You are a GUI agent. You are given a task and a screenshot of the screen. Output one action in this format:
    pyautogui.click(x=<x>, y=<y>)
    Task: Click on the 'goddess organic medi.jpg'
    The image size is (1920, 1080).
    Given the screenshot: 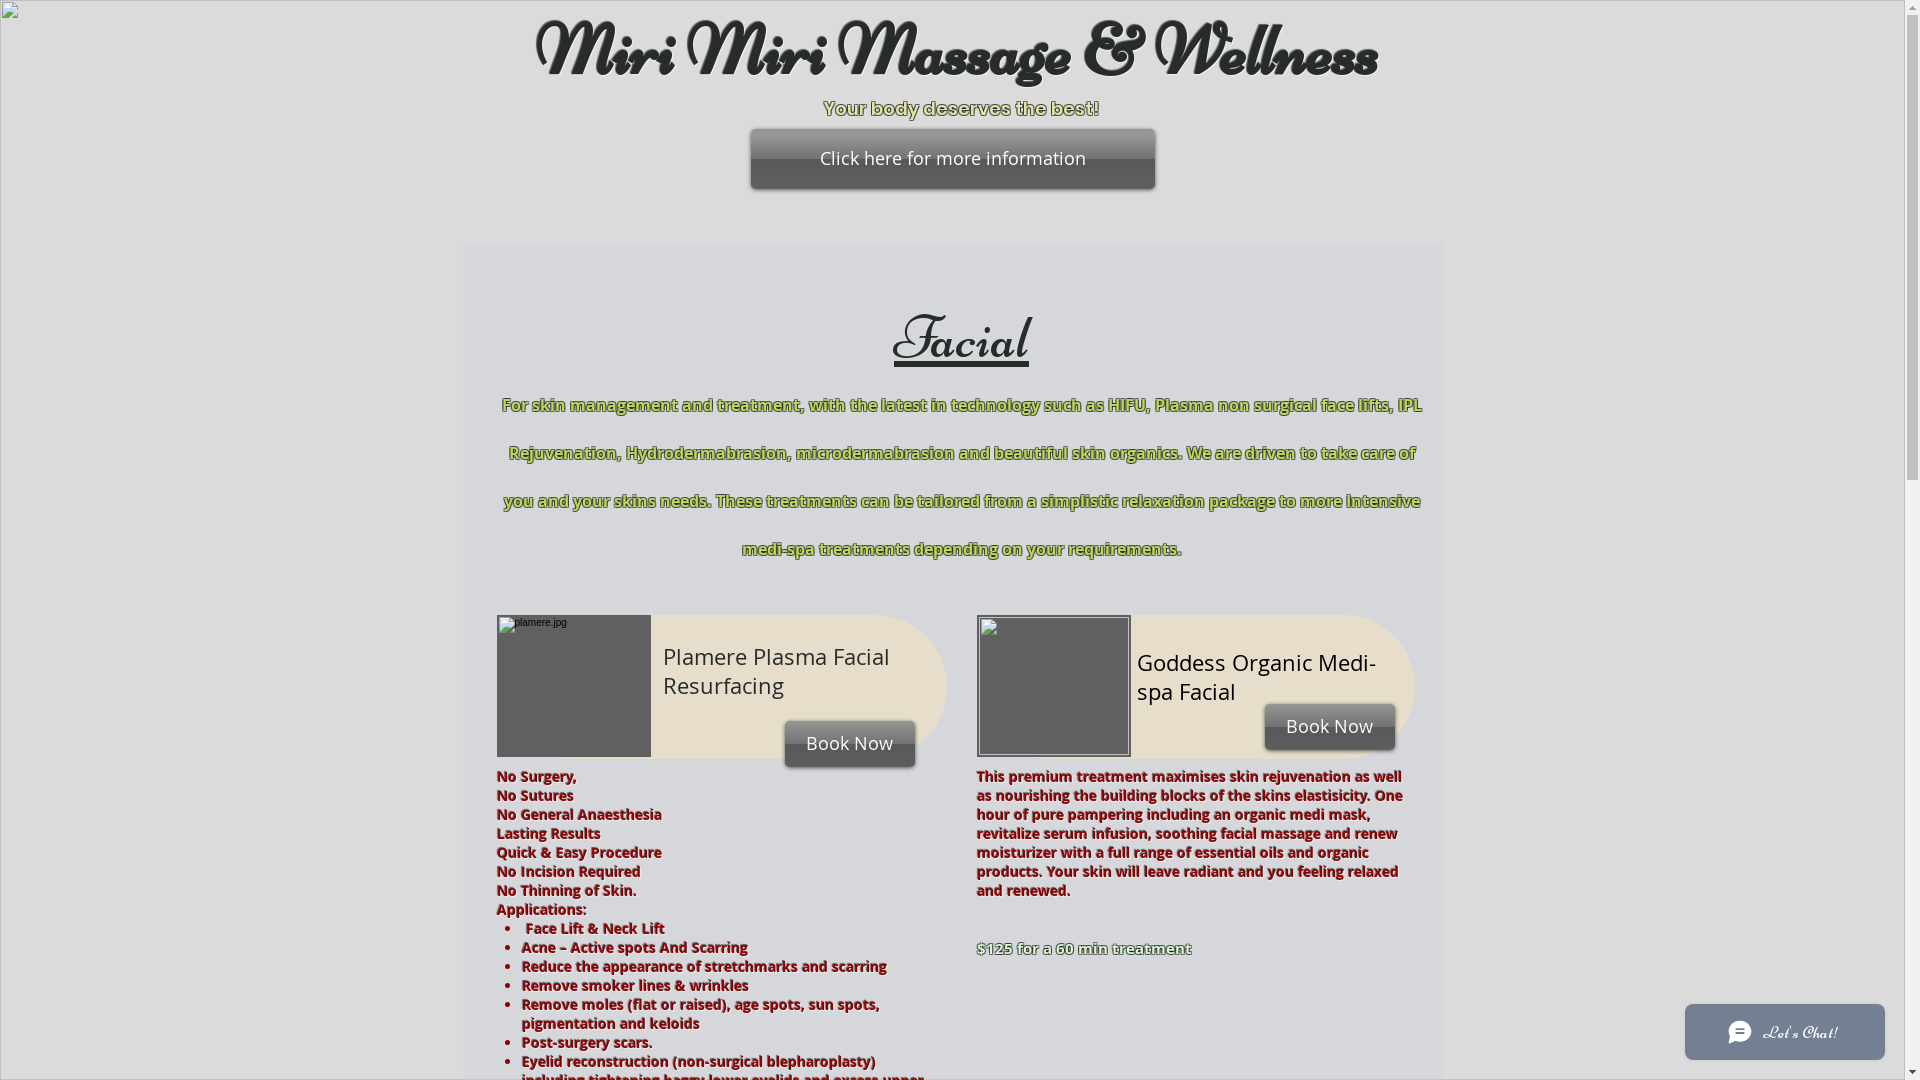 What is the action you would take?
    pyautogui.click(x=1051, y=685)
    